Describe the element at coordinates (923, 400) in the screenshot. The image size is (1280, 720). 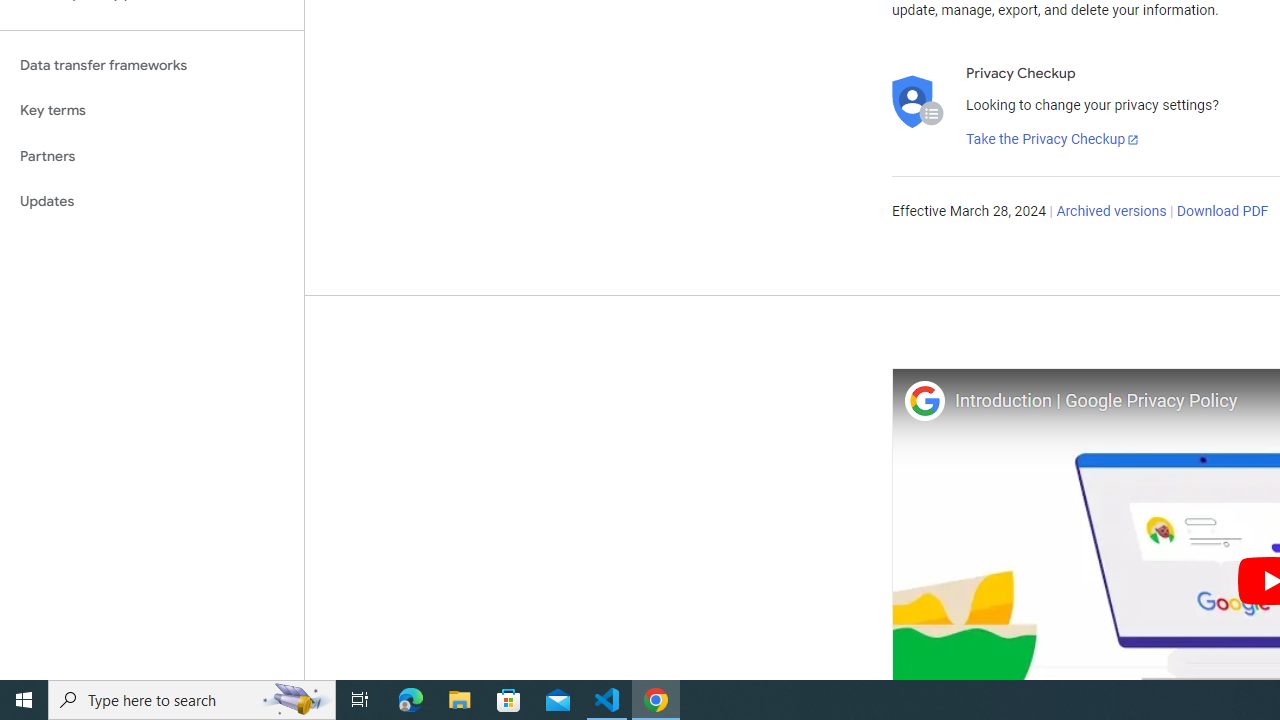
I see `'Photo image of Google'` at that location.